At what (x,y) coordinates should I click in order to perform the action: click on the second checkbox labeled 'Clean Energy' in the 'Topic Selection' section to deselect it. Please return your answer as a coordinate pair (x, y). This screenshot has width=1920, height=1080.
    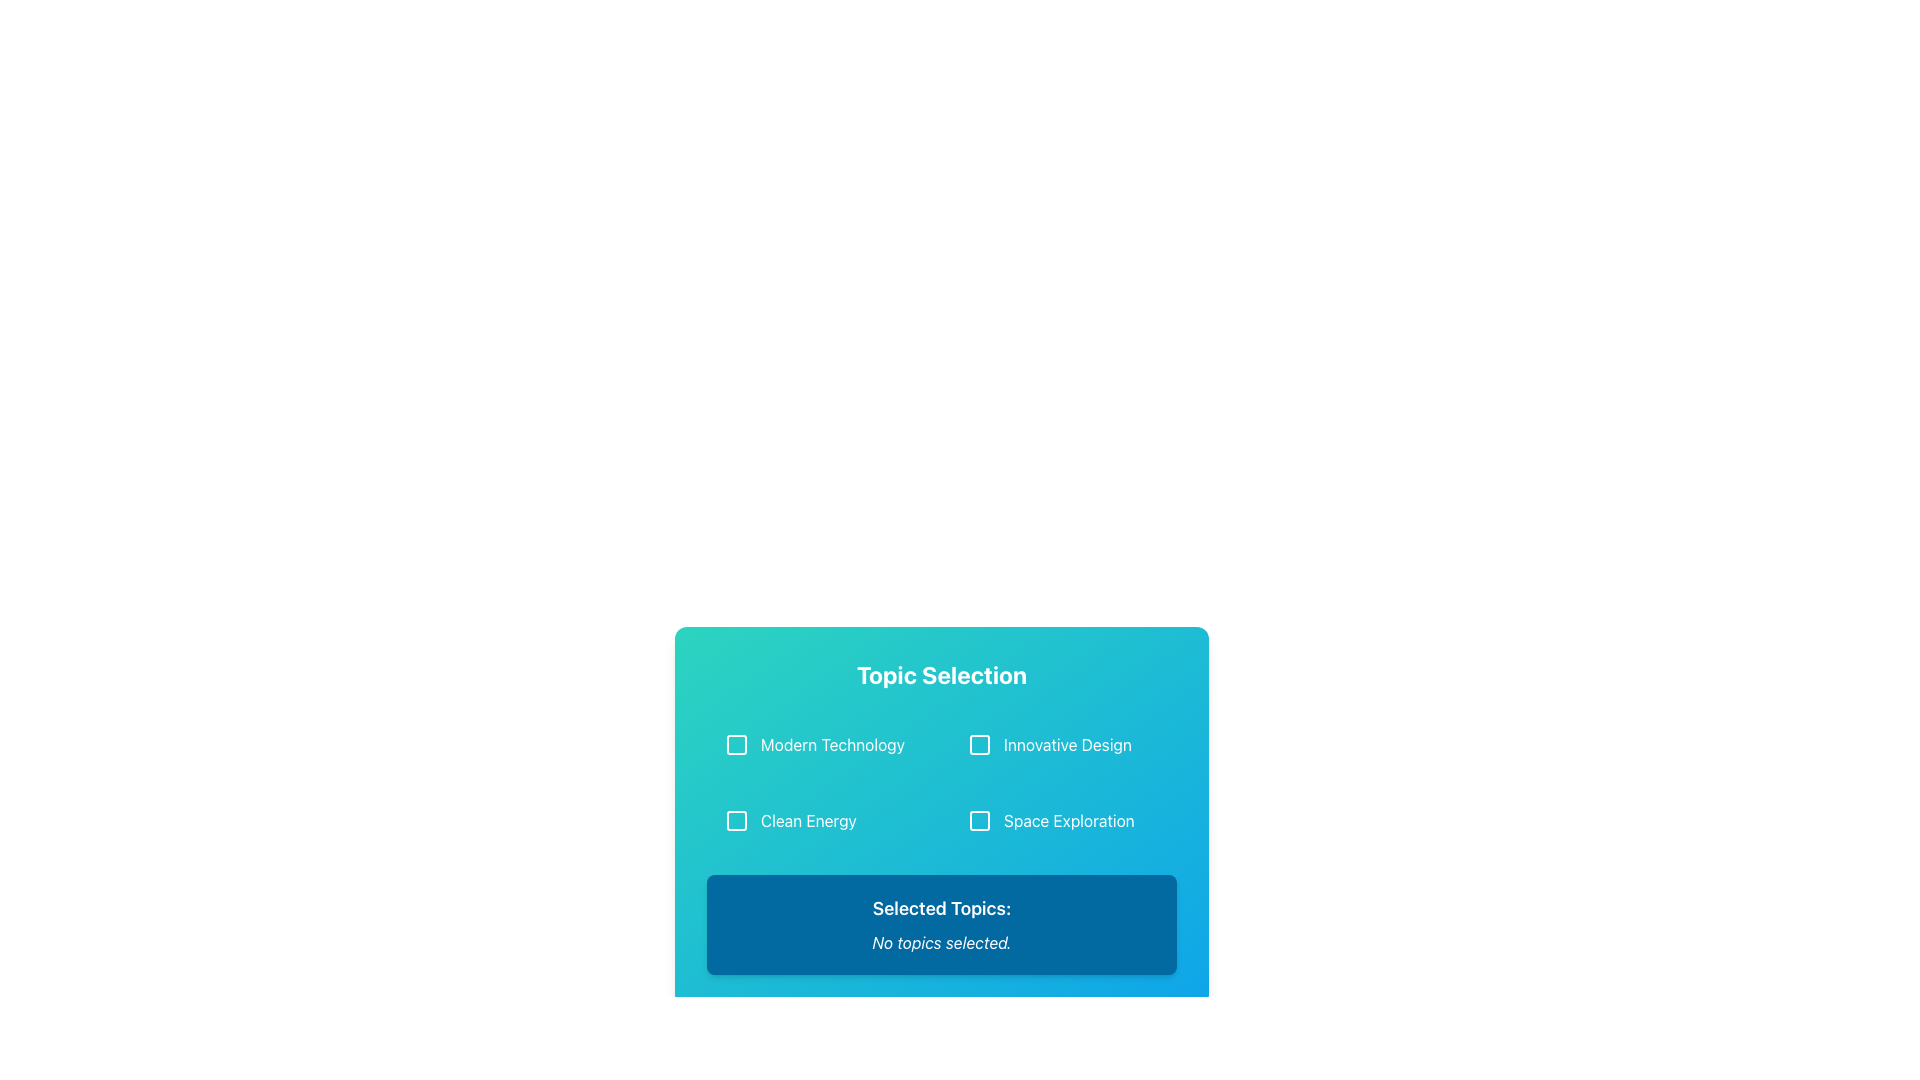
    Looking at the image, I should click on (736, 821).